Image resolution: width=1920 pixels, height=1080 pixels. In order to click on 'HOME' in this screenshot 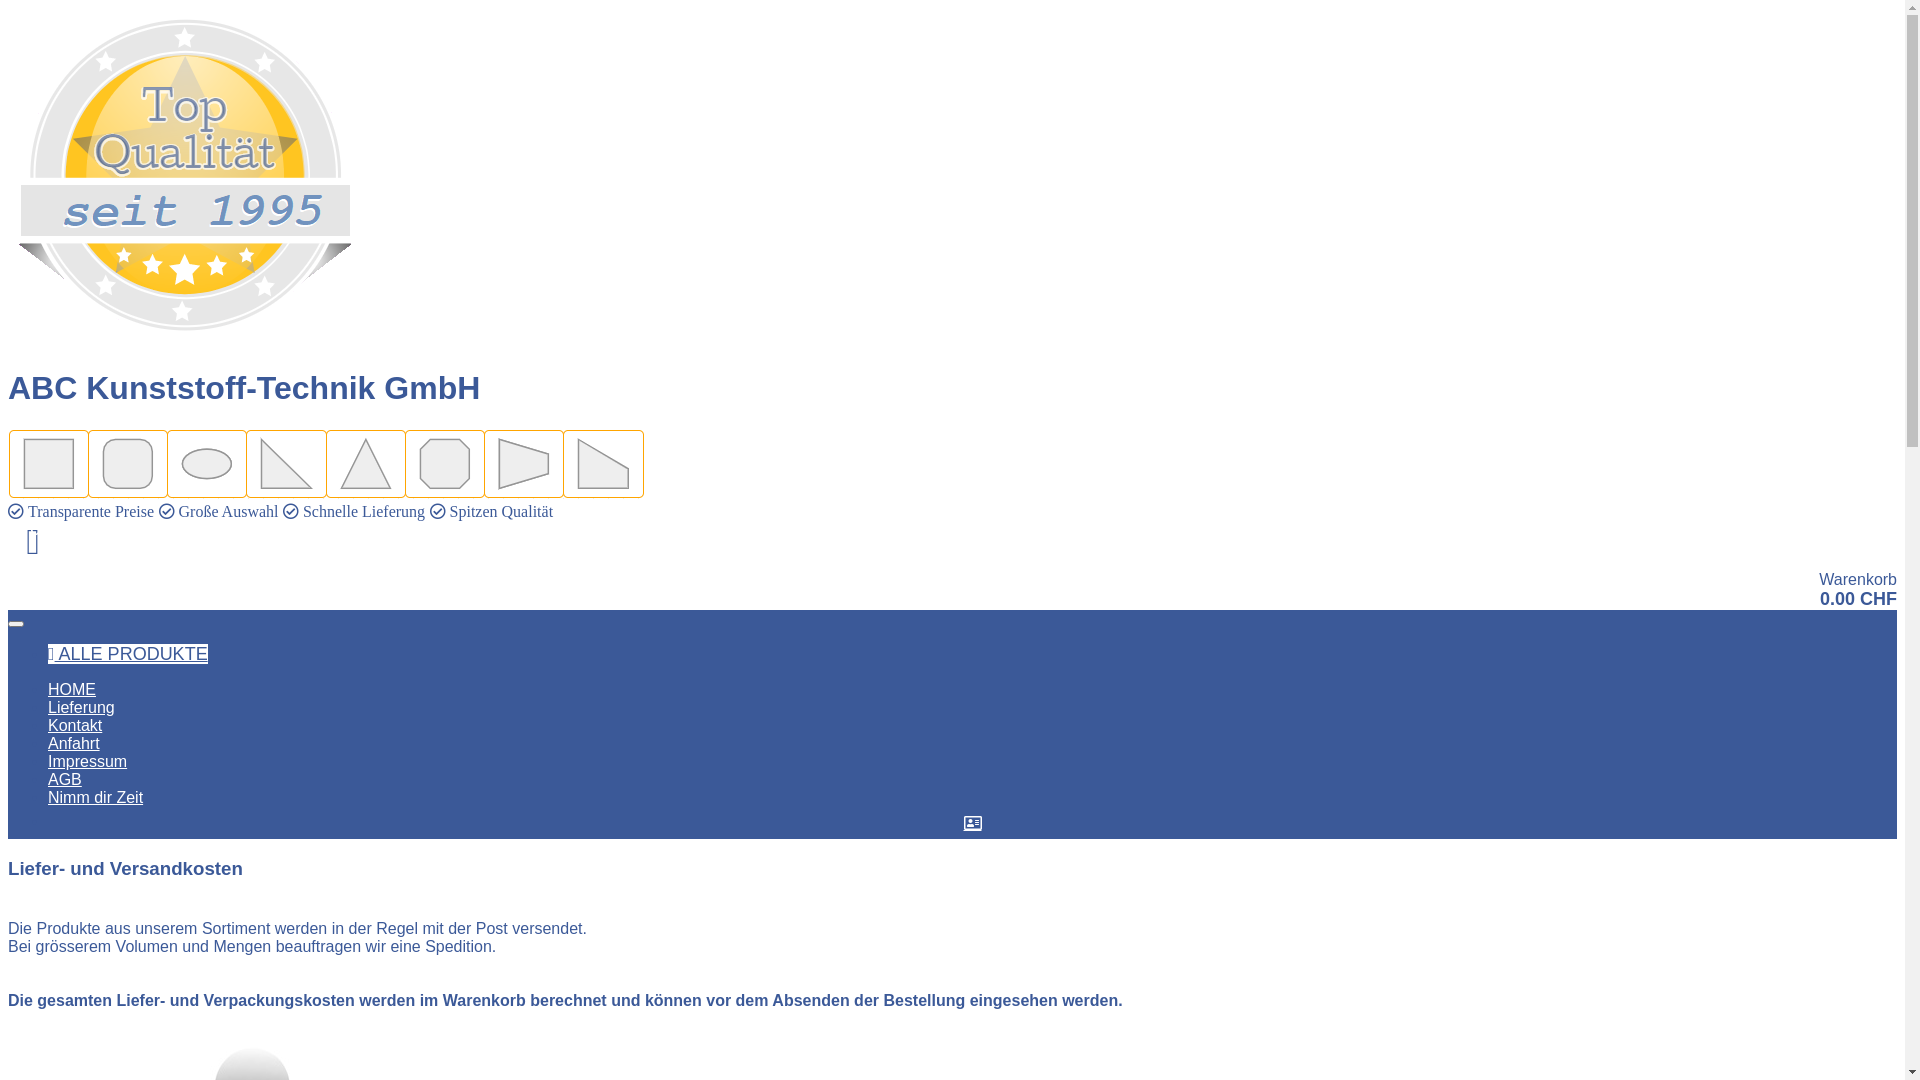, I will do `click(72, 688)`.